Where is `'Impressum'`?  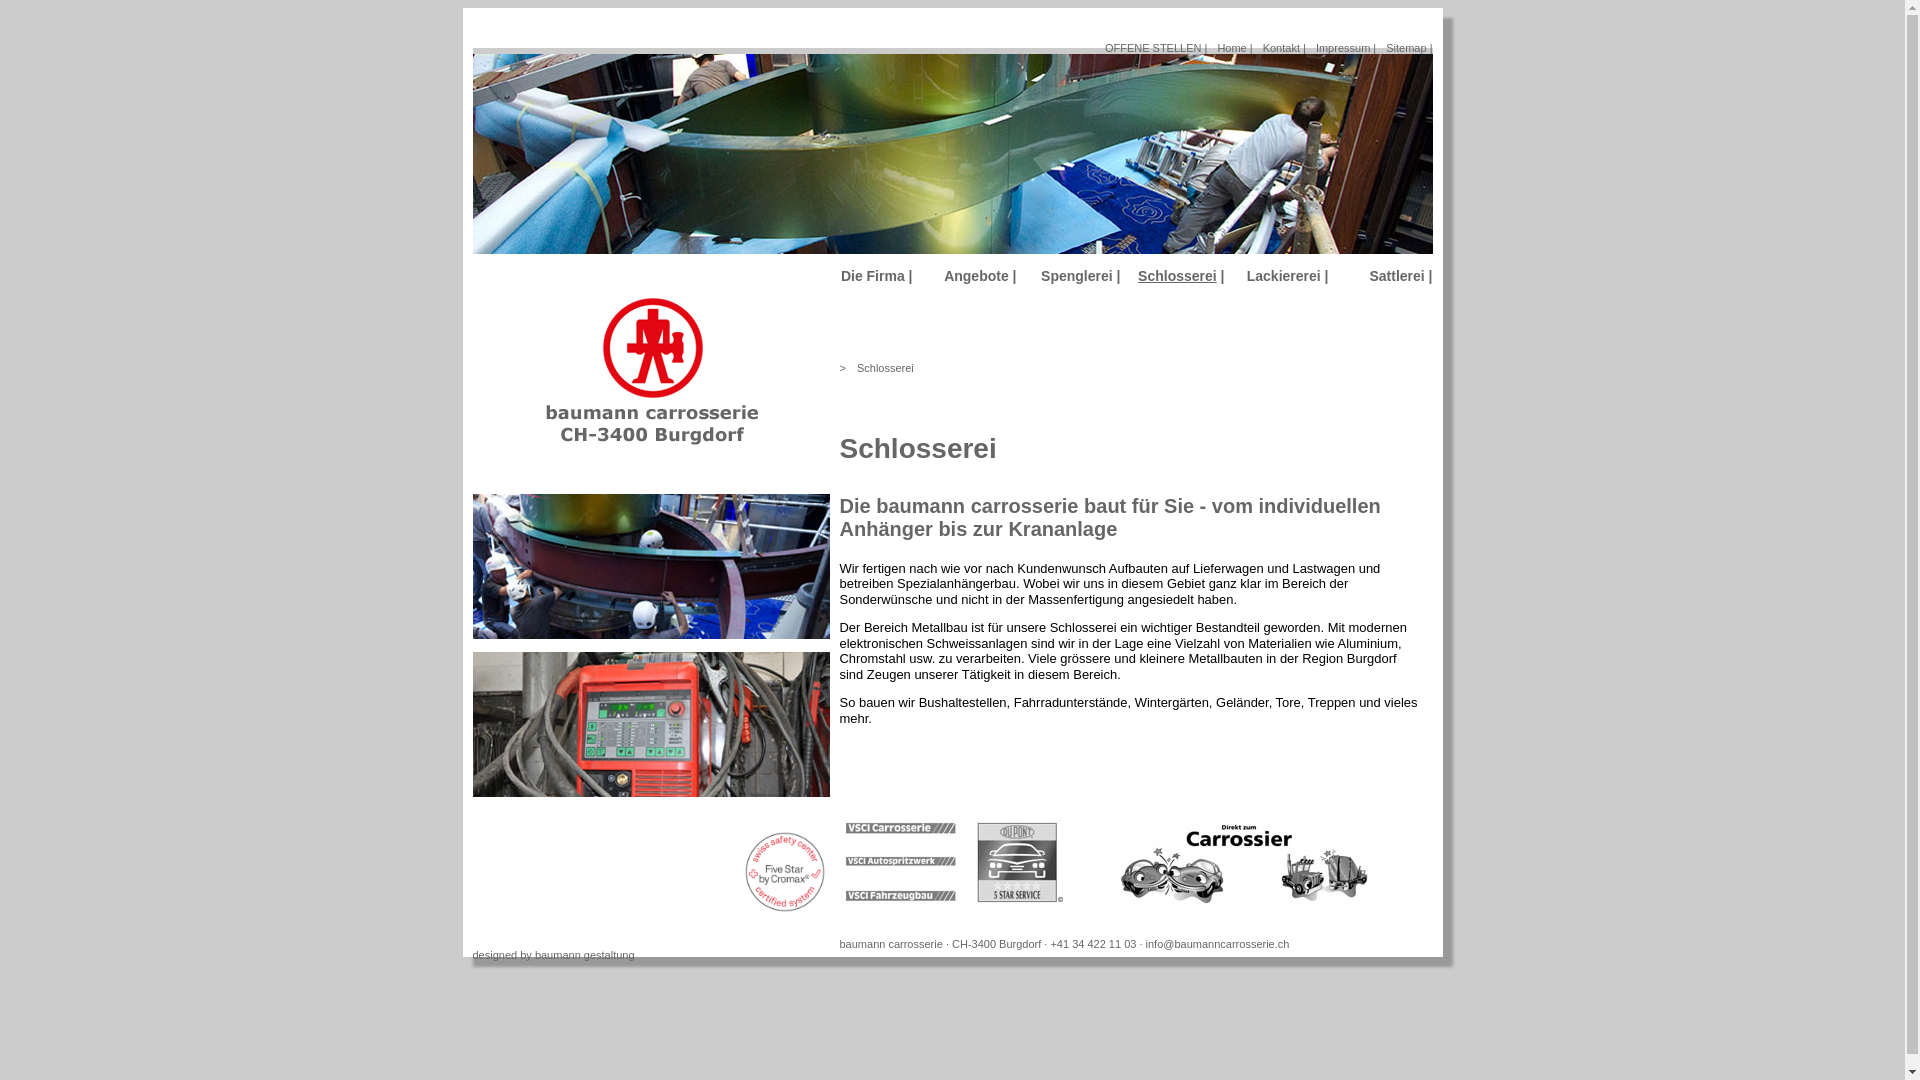
'Impressum' is located at coordinates (1315, 46).